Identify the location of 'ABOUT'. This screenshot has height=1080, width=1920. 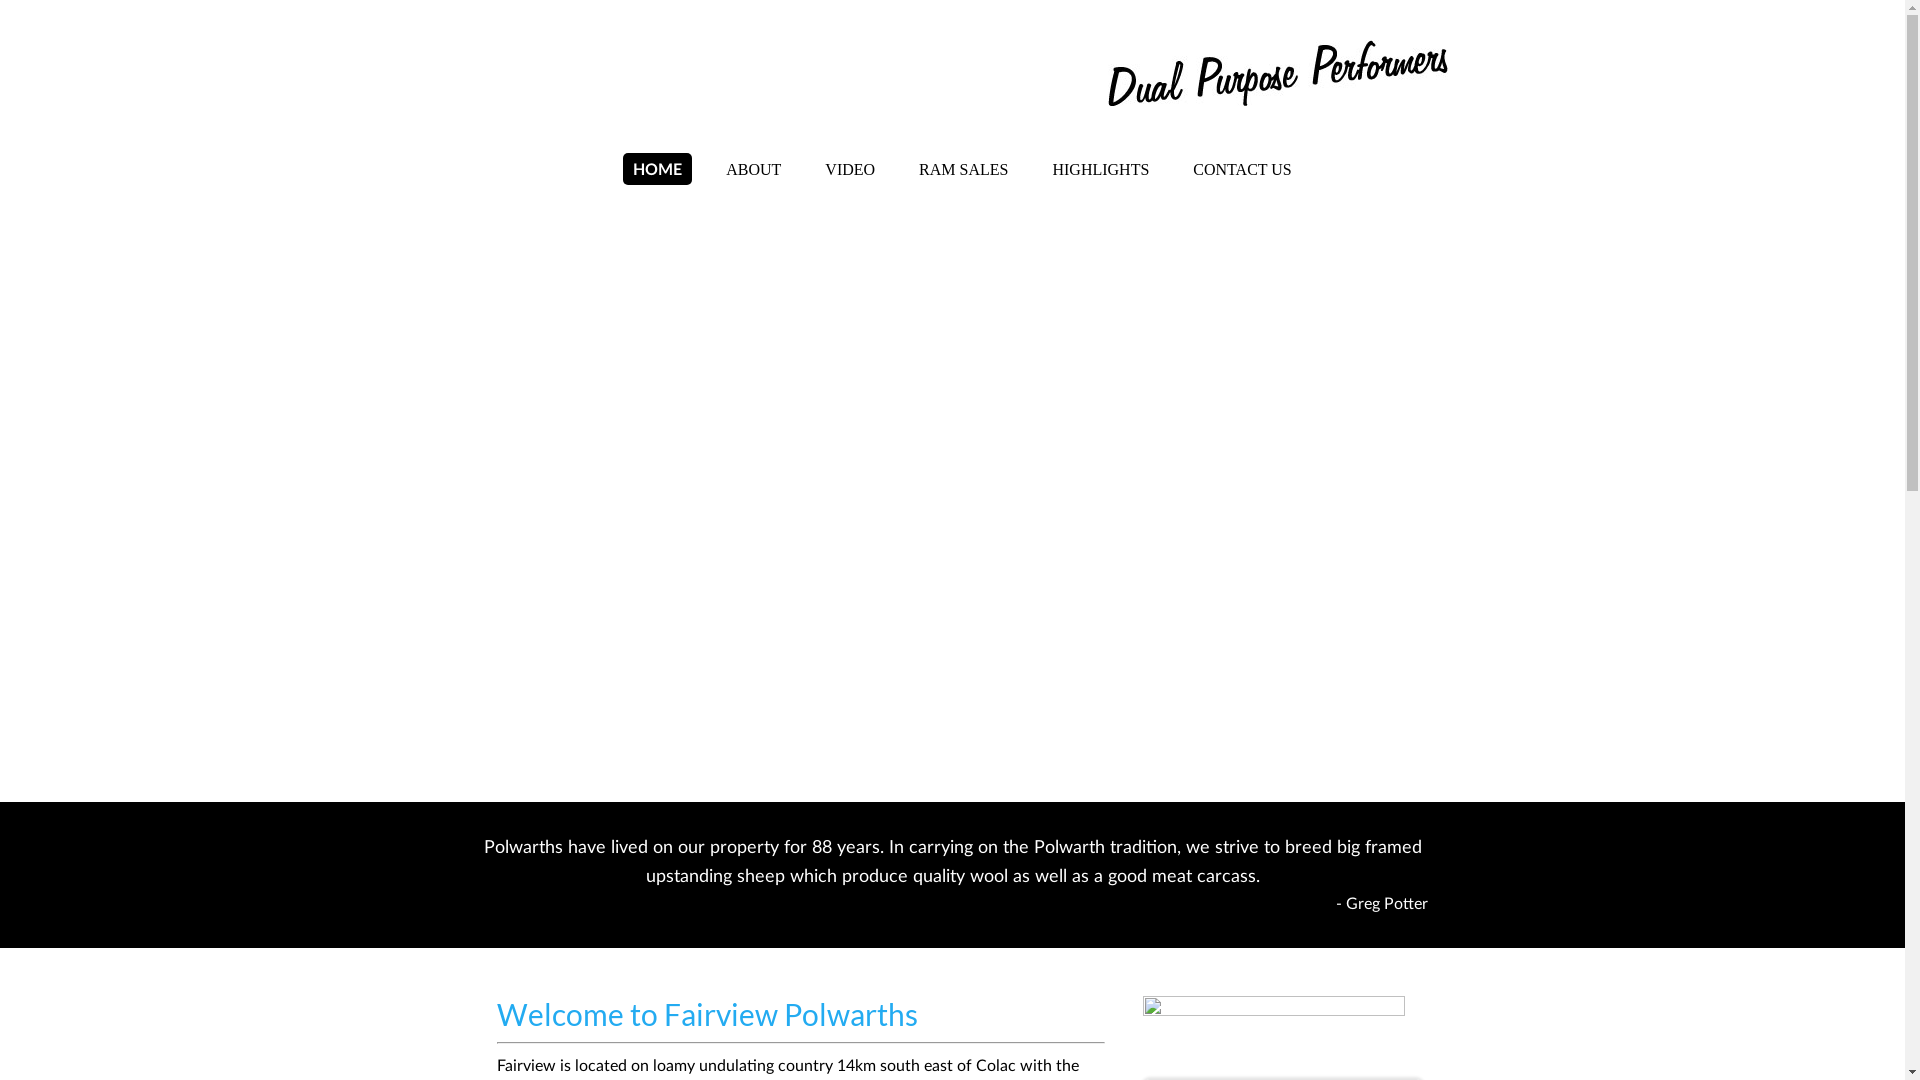
(752, 168).